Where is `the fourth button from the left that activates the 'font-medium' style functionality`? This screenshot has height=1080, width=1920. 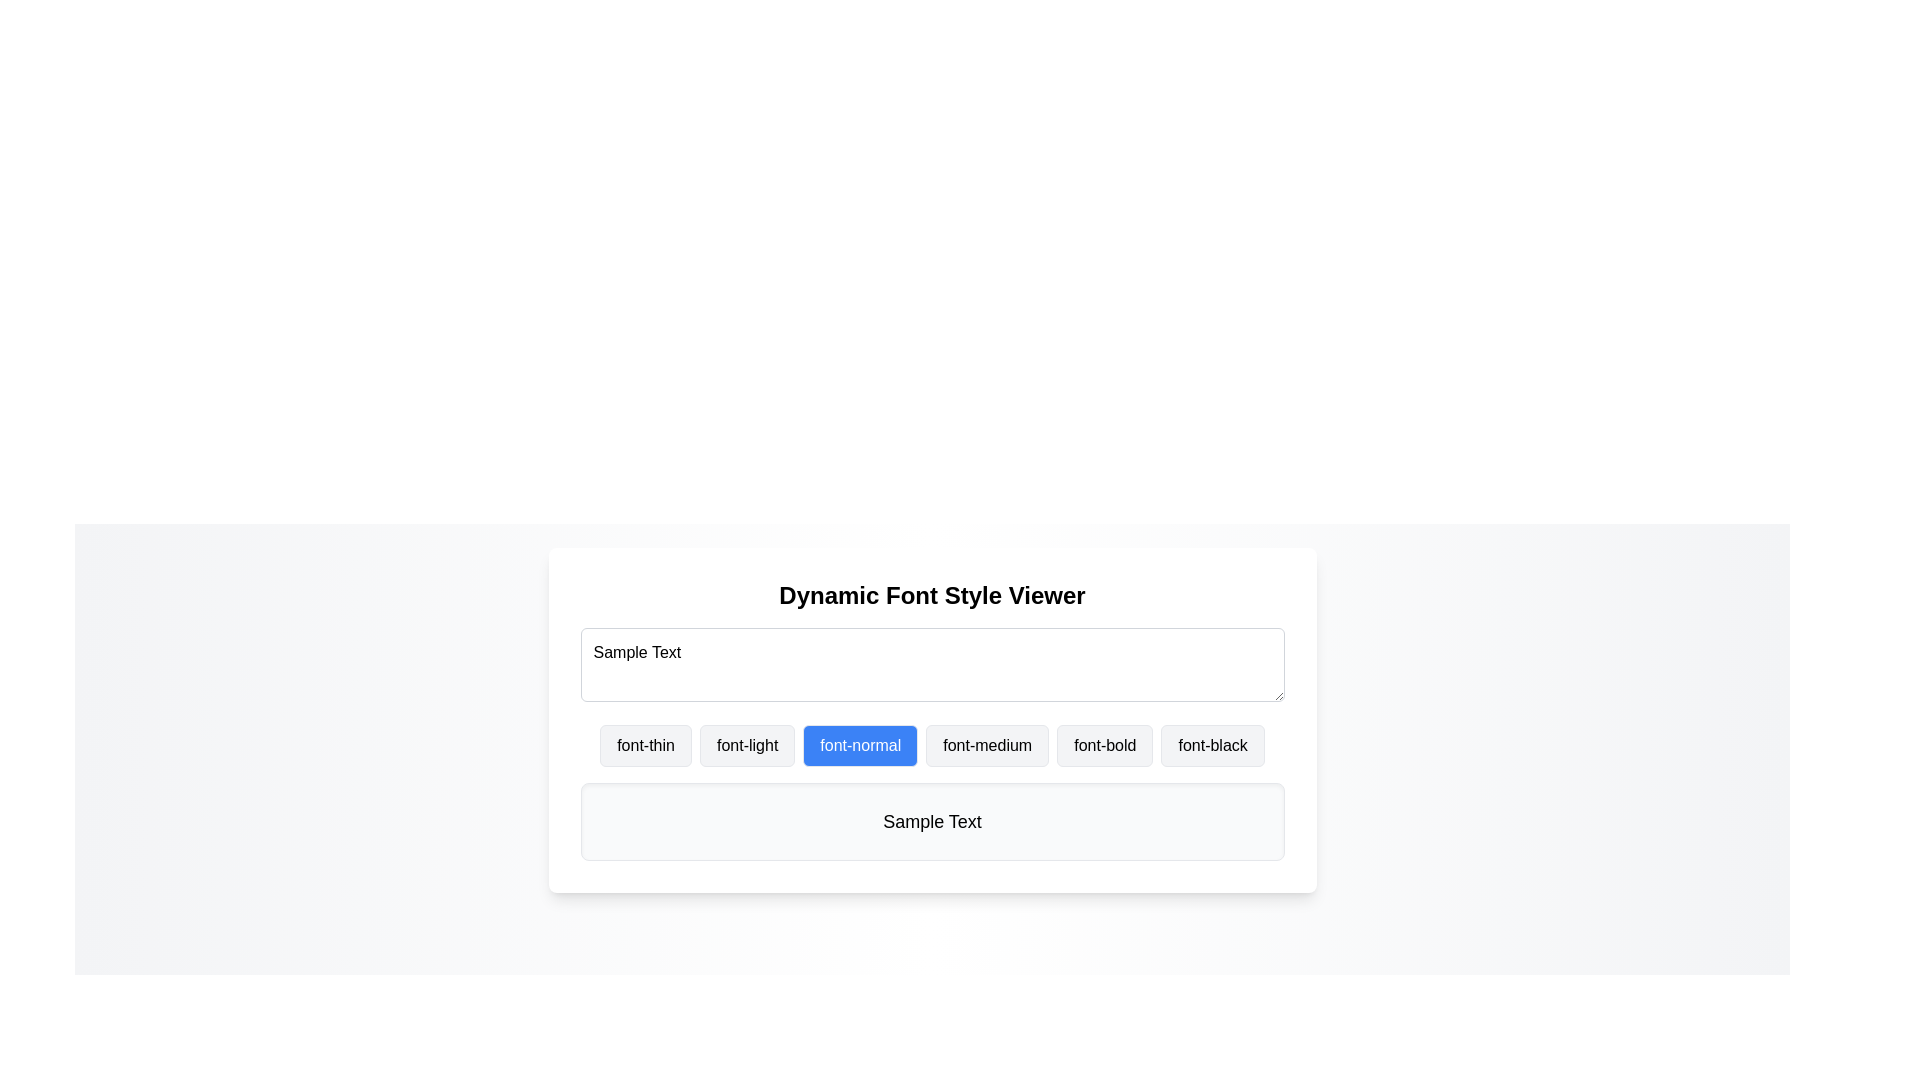
the fourth button from the left that activates the 'font-medium' style functionality is located at coordinates (987, 745).